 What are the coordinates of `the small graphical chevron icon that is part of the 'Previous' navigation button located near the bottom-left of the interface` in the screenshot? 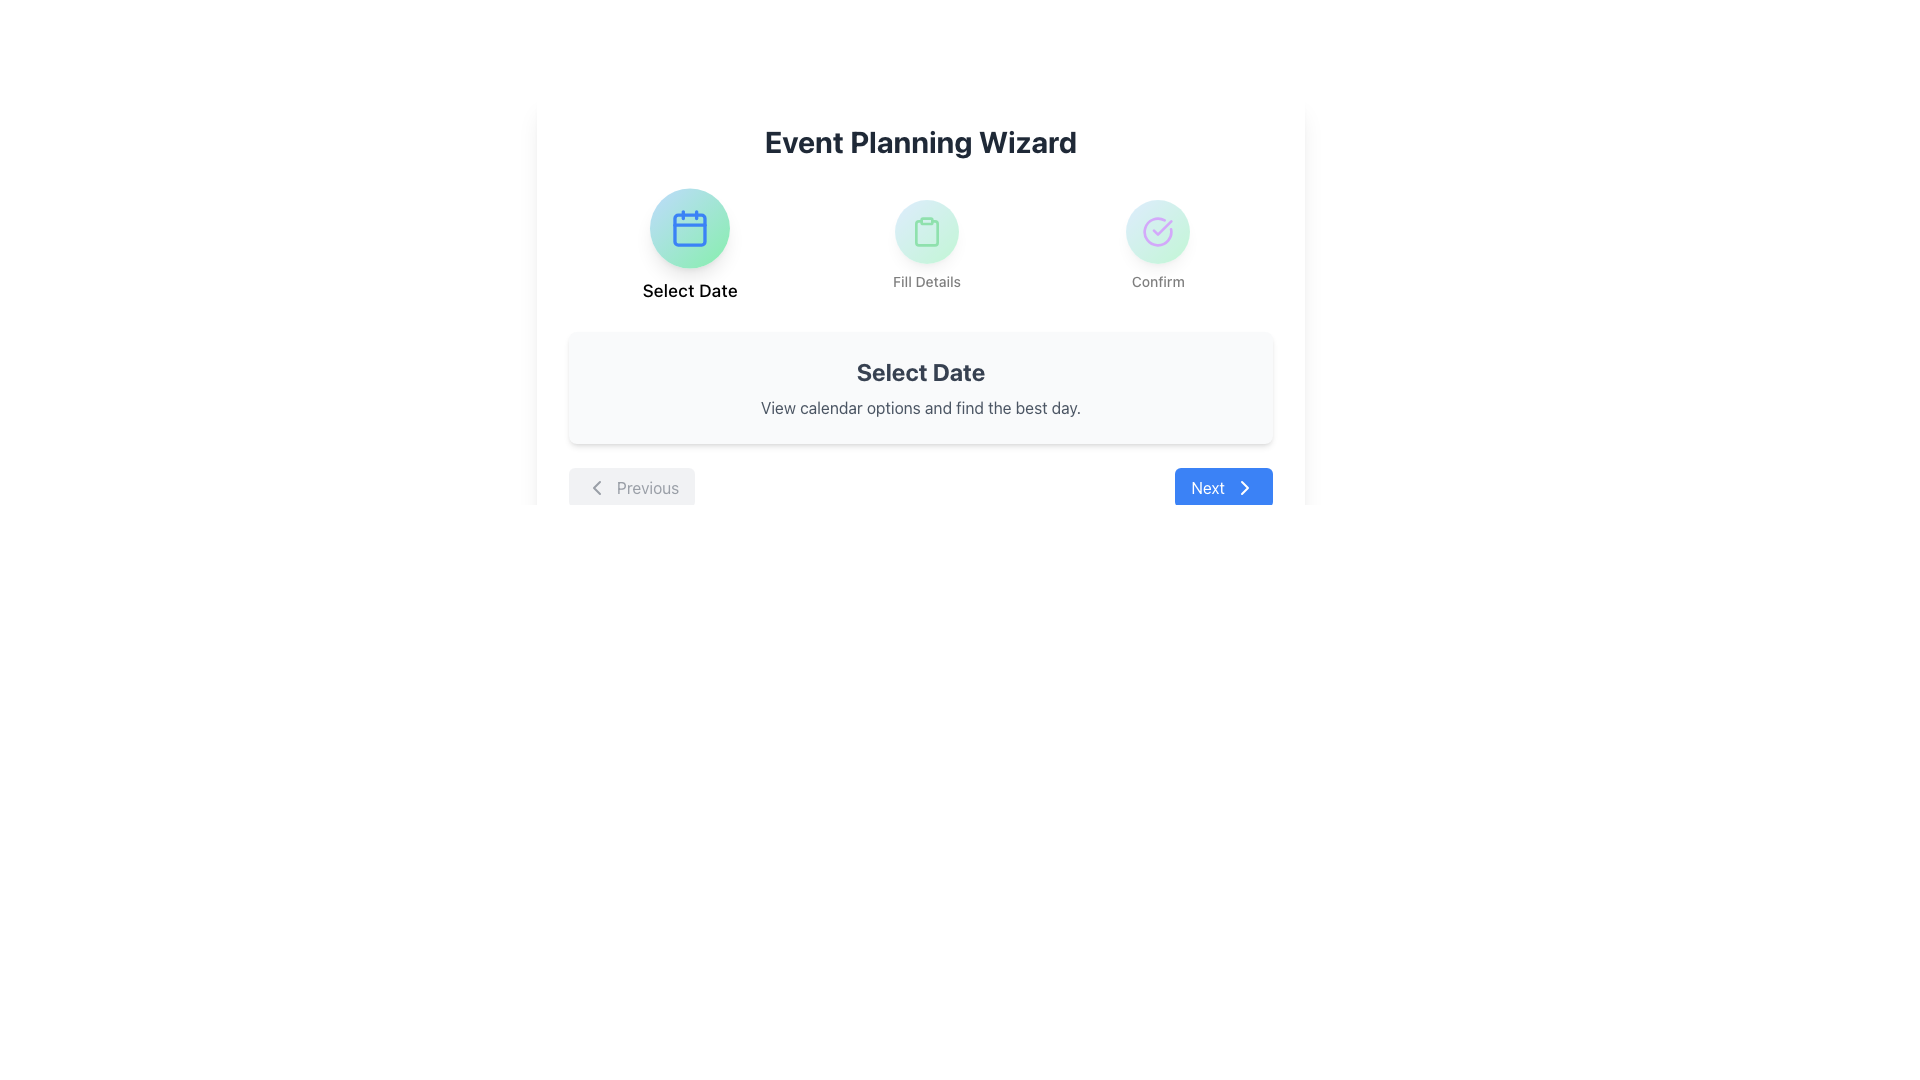 It's located at (595, 488).